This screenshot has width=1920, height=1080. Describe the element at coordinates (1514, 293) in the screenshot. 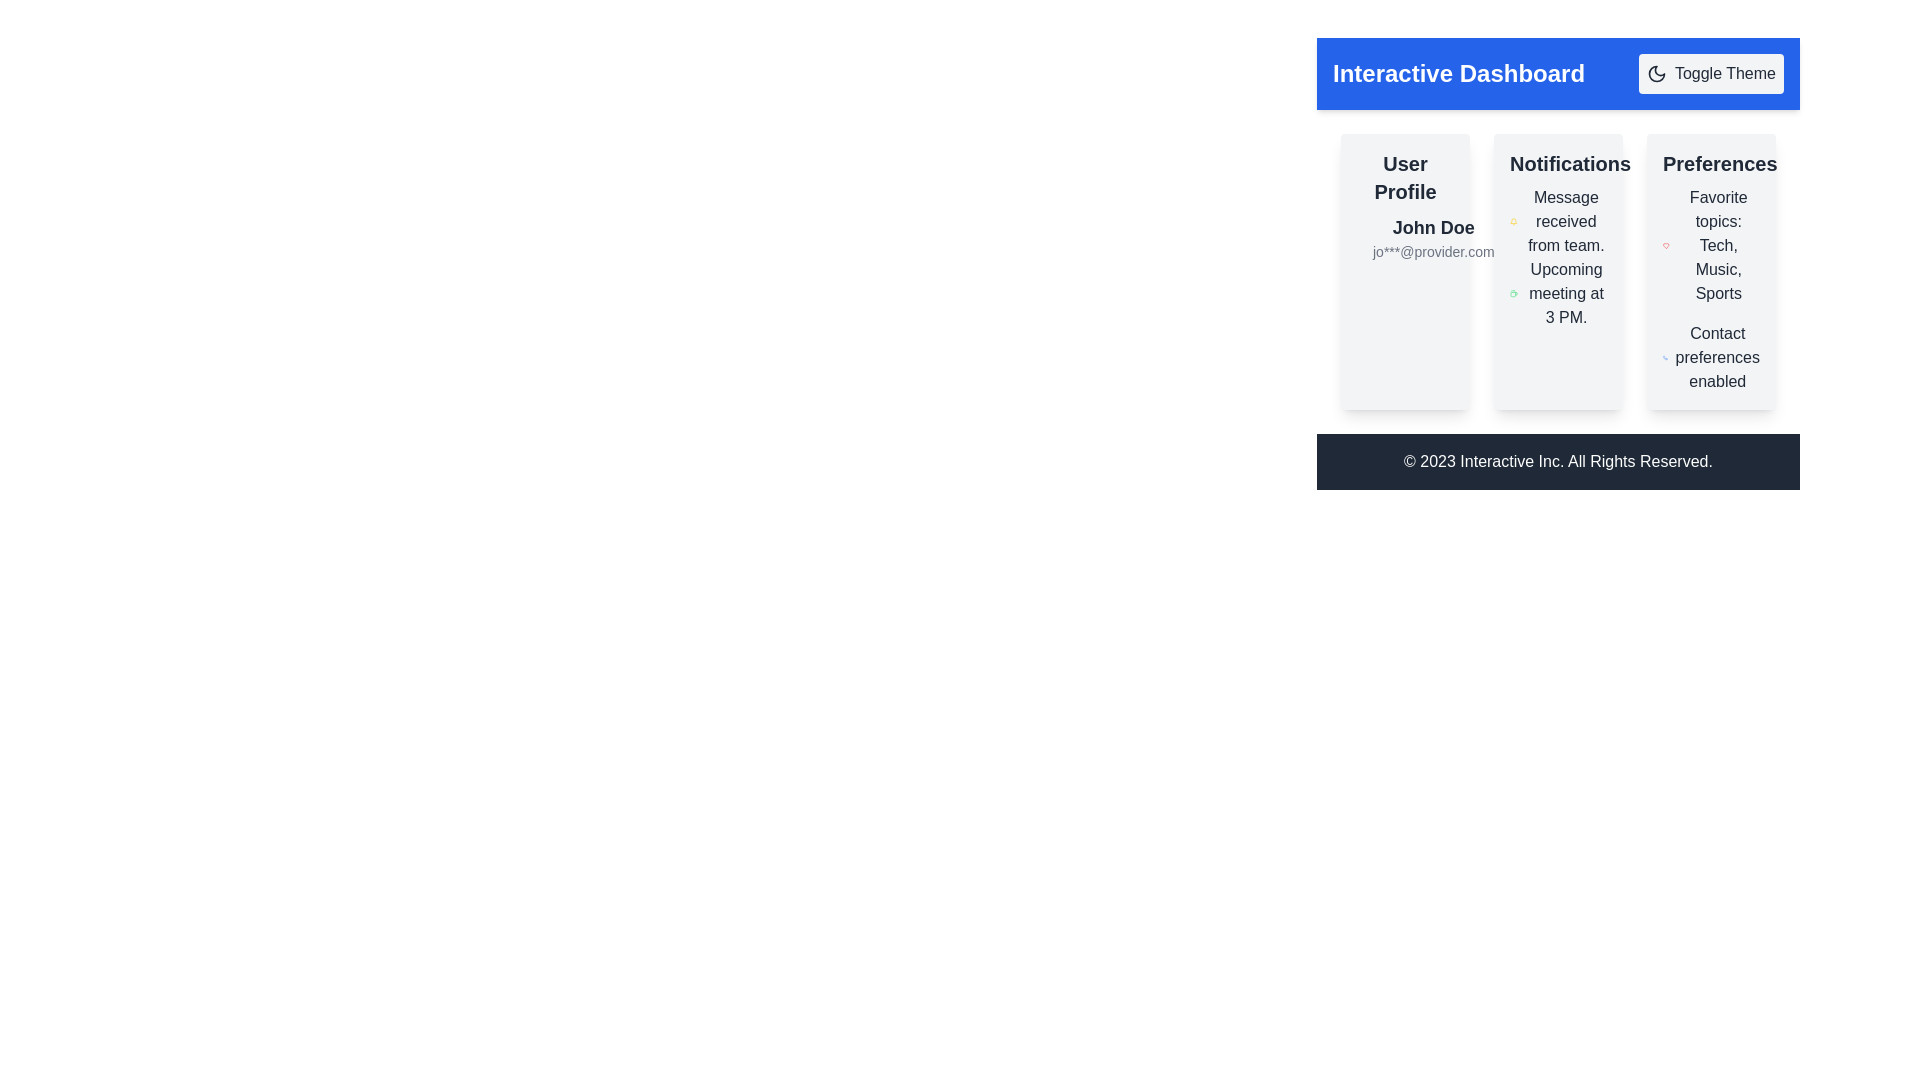

I see `the coffee cup icon outlined in green located in the Notifications panel next to the text 'Upcoming meeting at 3 PM.'` at that location.